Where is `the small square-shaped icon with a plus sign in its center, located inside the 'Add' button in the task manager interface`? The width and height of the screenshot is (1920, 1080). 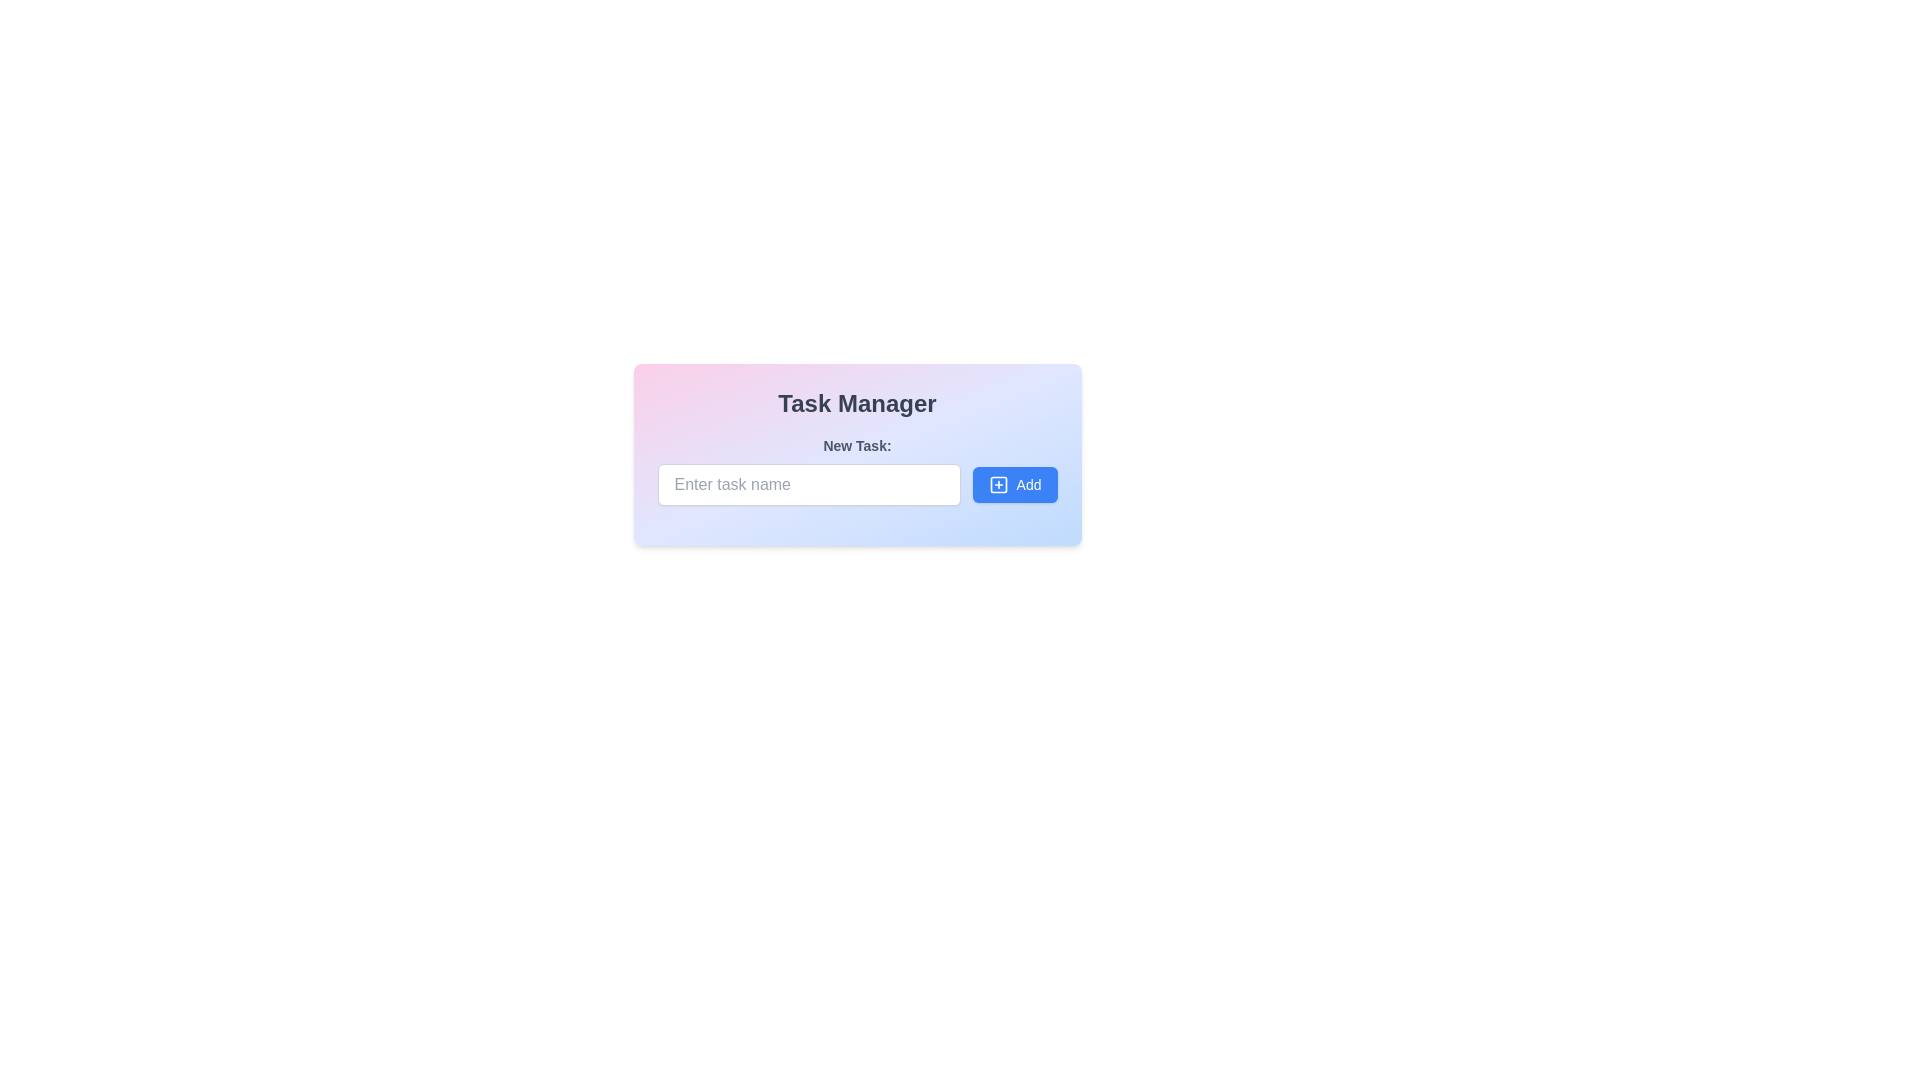 the small square-shaped icon with a plus sign in its center, located inside the 'Add' button in the task manager interface is located at coordinates (998, 485).